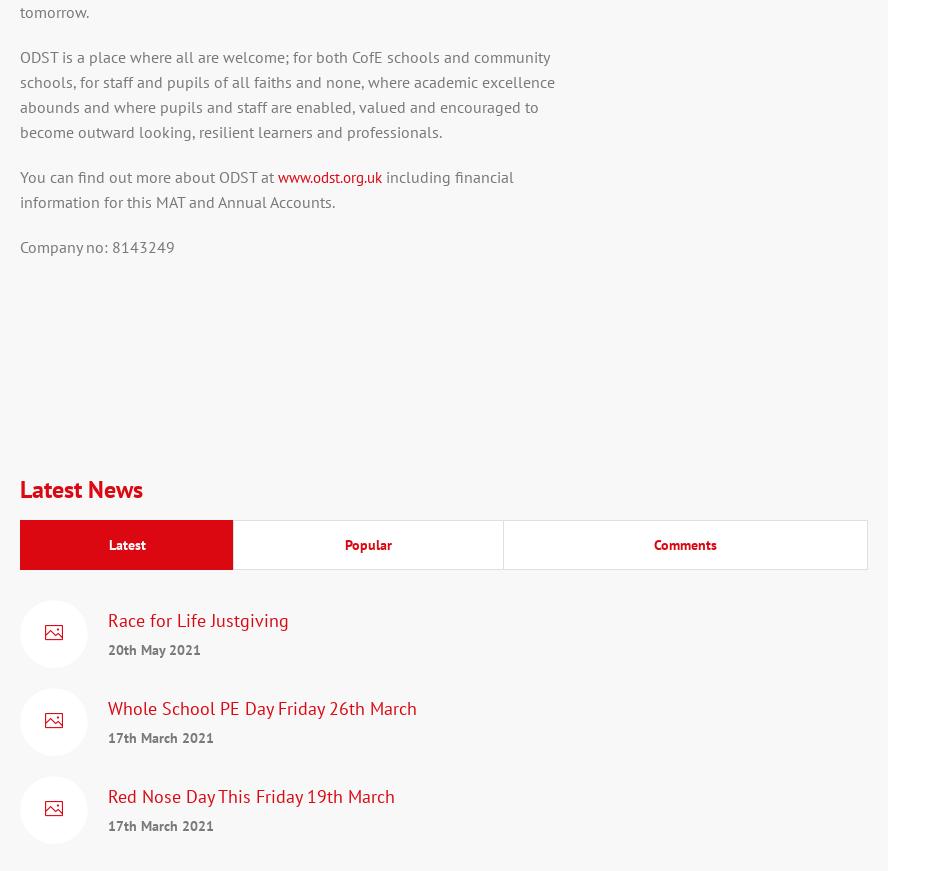 The height and width of the screenshot is (871, 950). What do you see at coordinates (198, 619) in the screenshot?
I see `'Race for Life Justgiving'` at bounding box center [198, 619].